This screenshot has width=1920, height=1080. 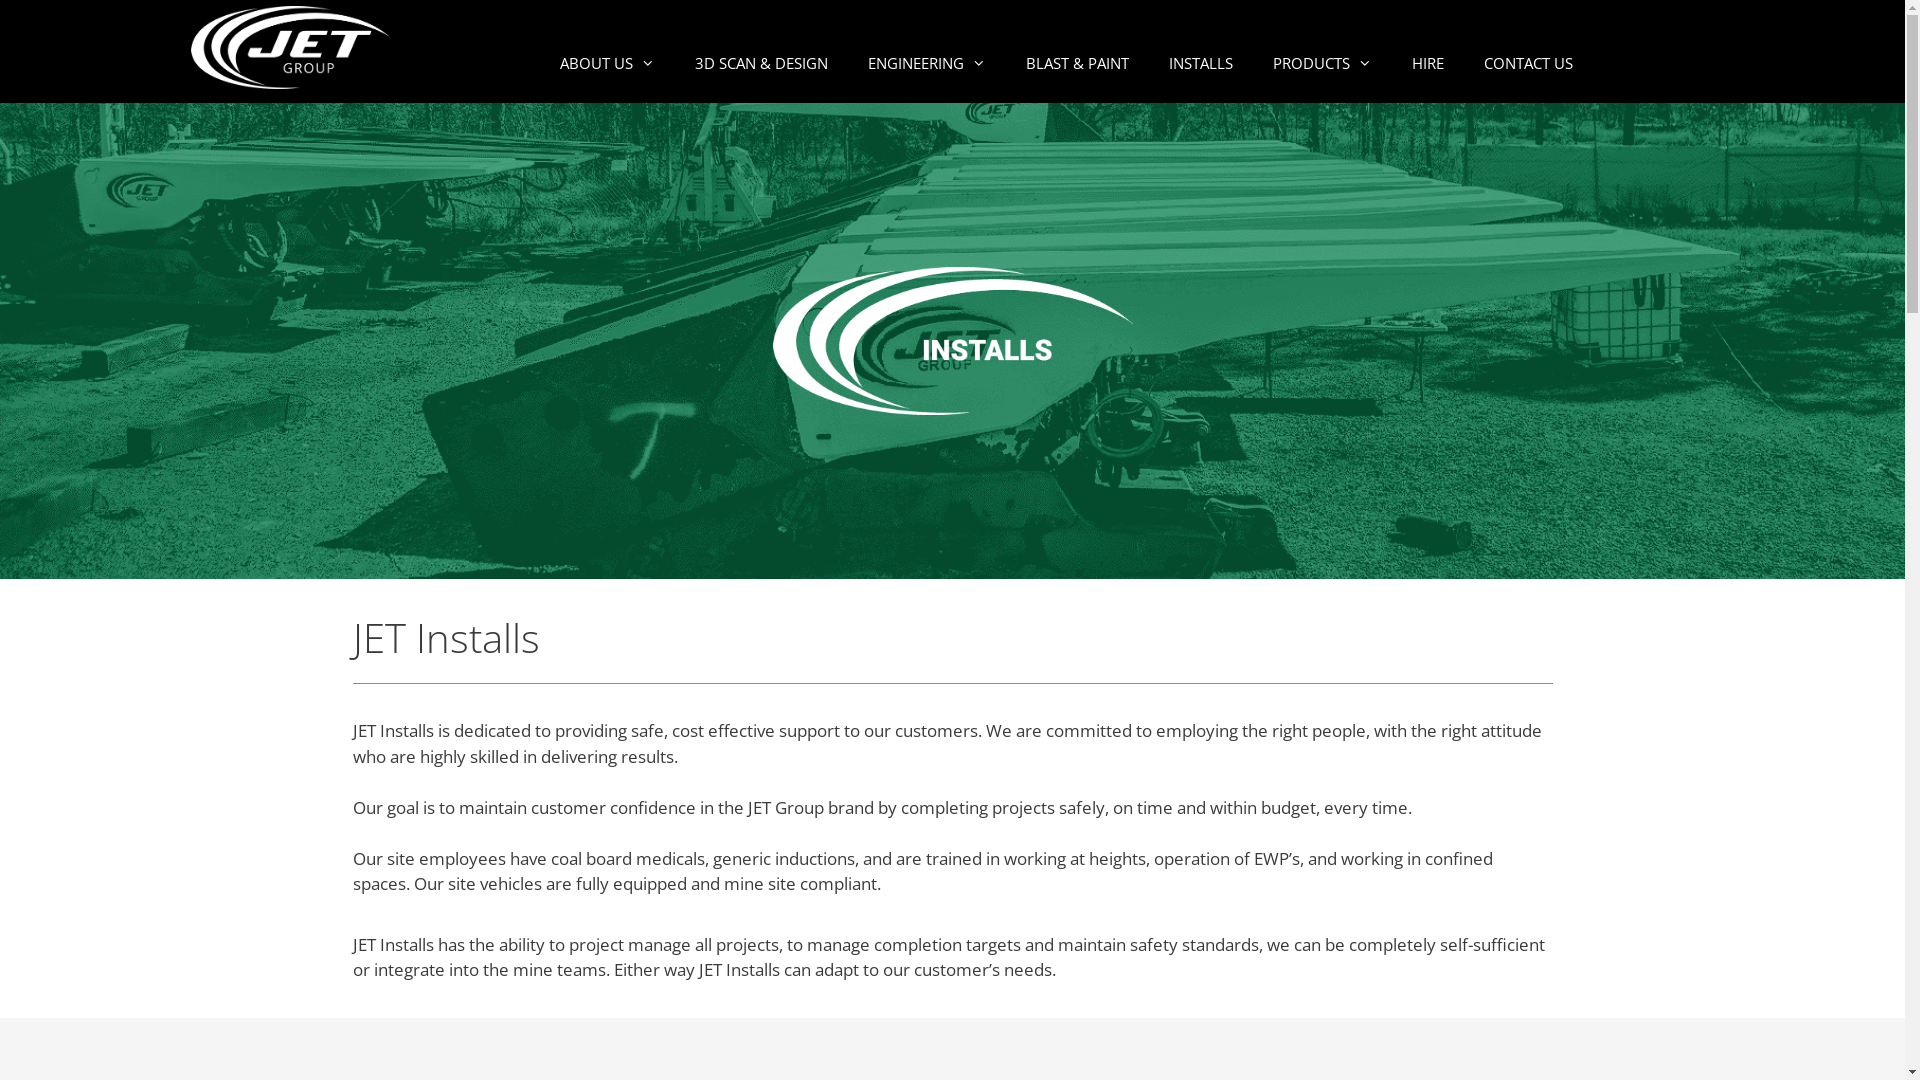 I want to click on '3D SCAN & DESIGN', so click(x=759, y=61).